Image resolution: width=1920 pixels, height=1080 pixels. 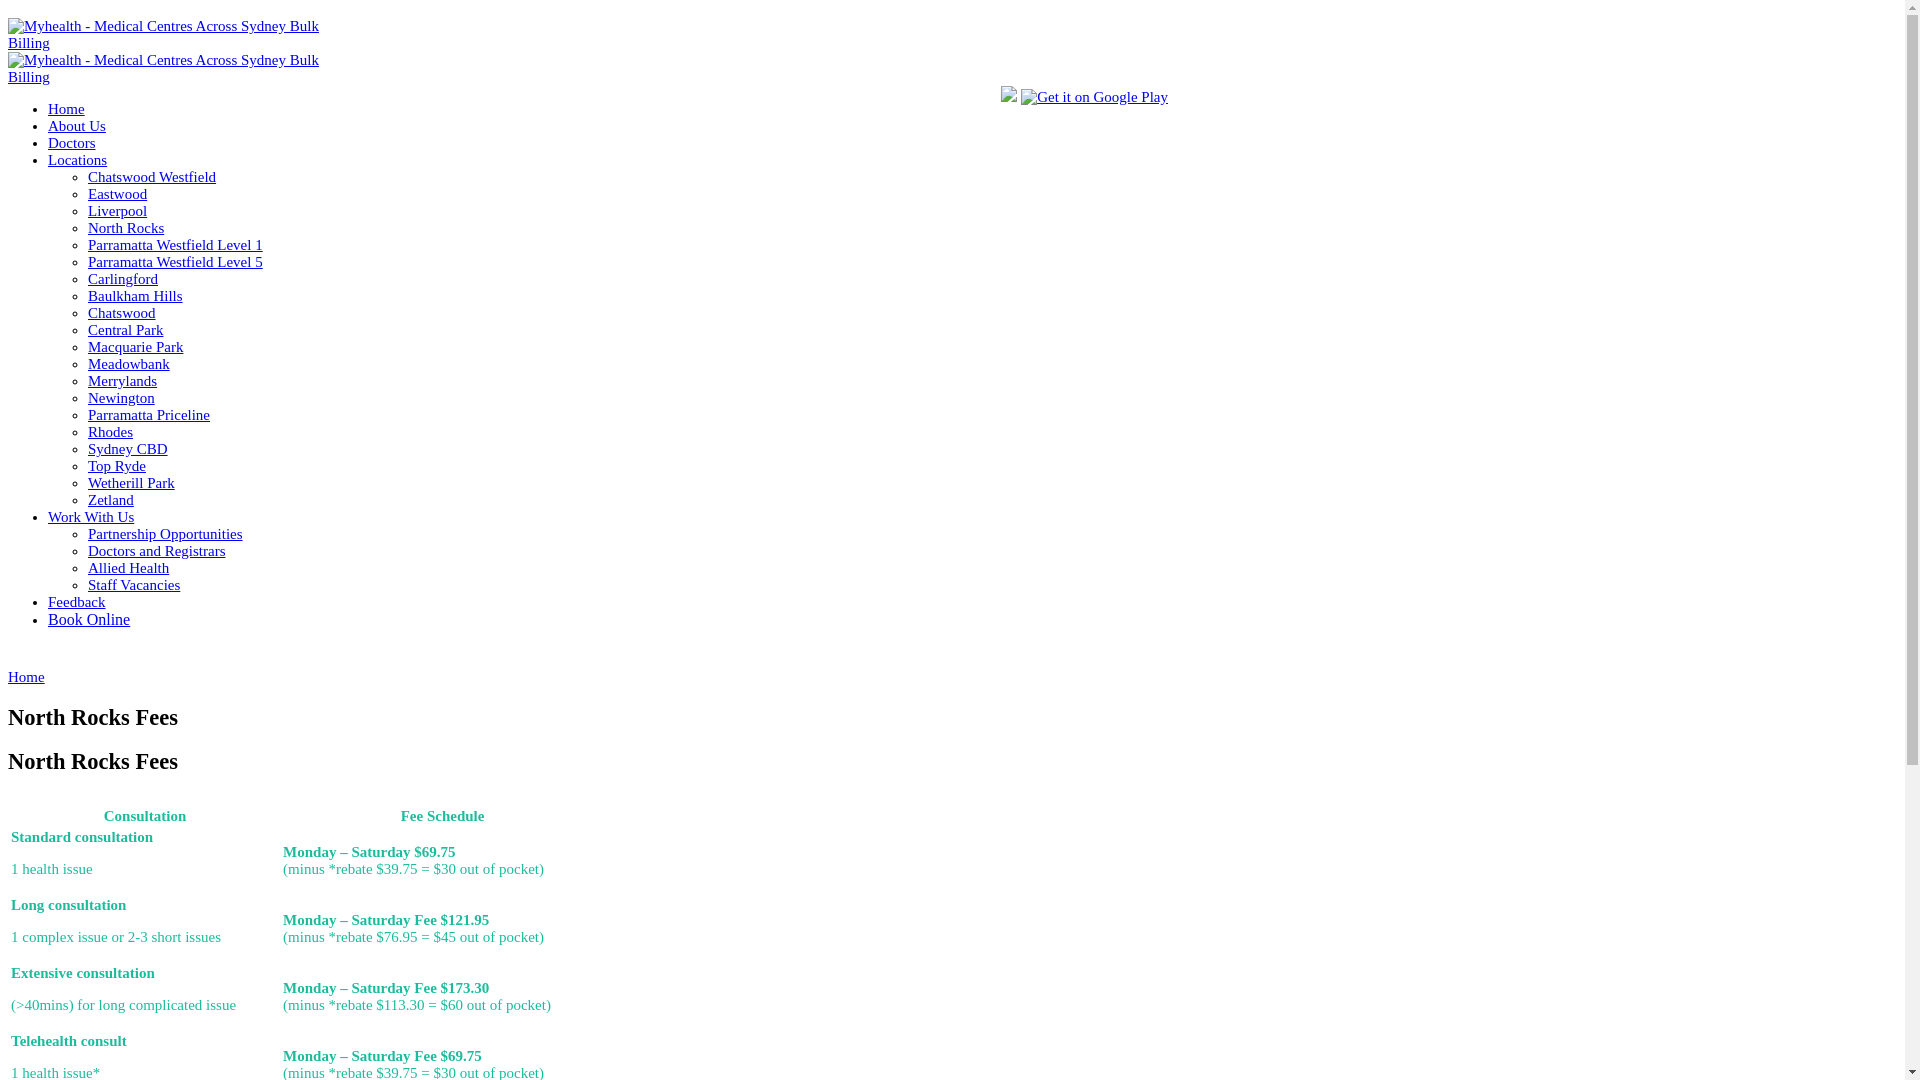 What do you see at coordinates (77, 158) in the screenshot?
I see `'Locations'` at bounding box center [77, 158].